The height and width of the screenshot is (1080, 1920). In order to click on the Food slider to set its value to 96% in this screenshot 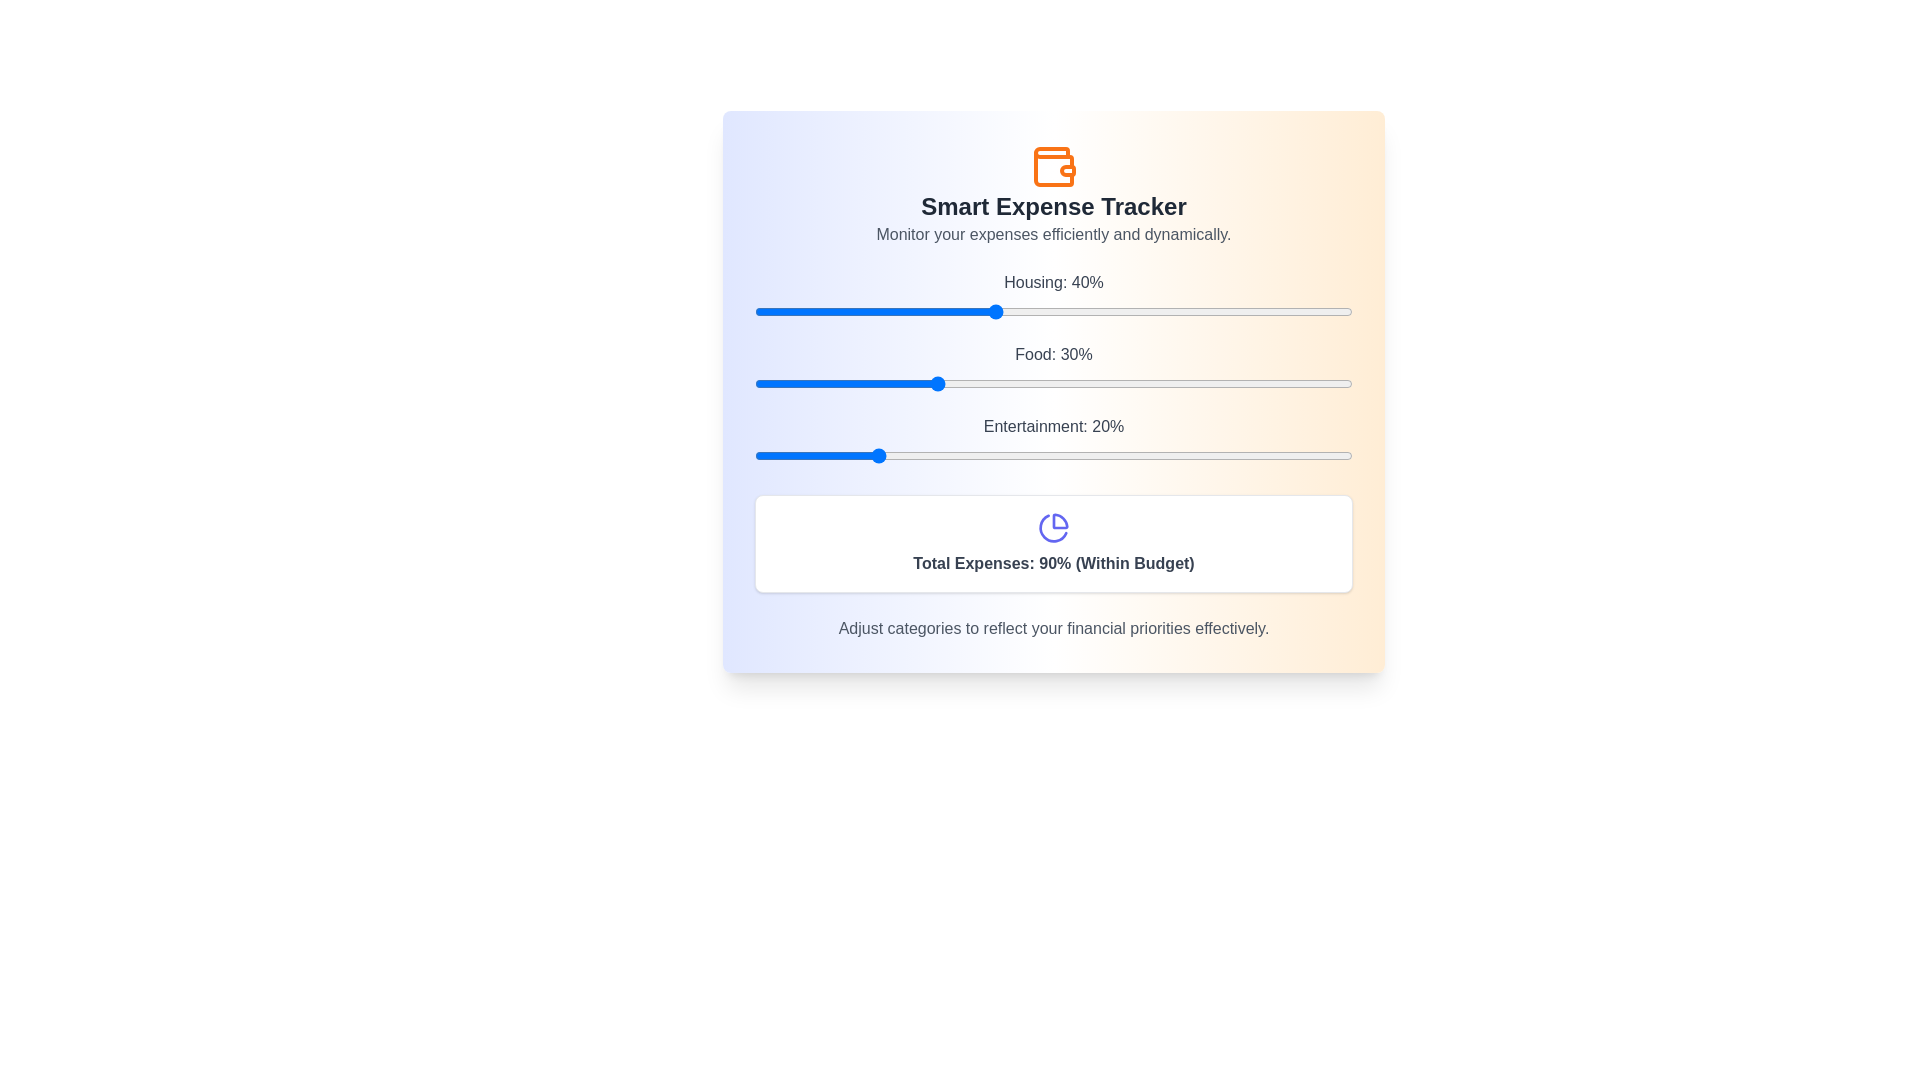, I will do `click(1329, 384)`.